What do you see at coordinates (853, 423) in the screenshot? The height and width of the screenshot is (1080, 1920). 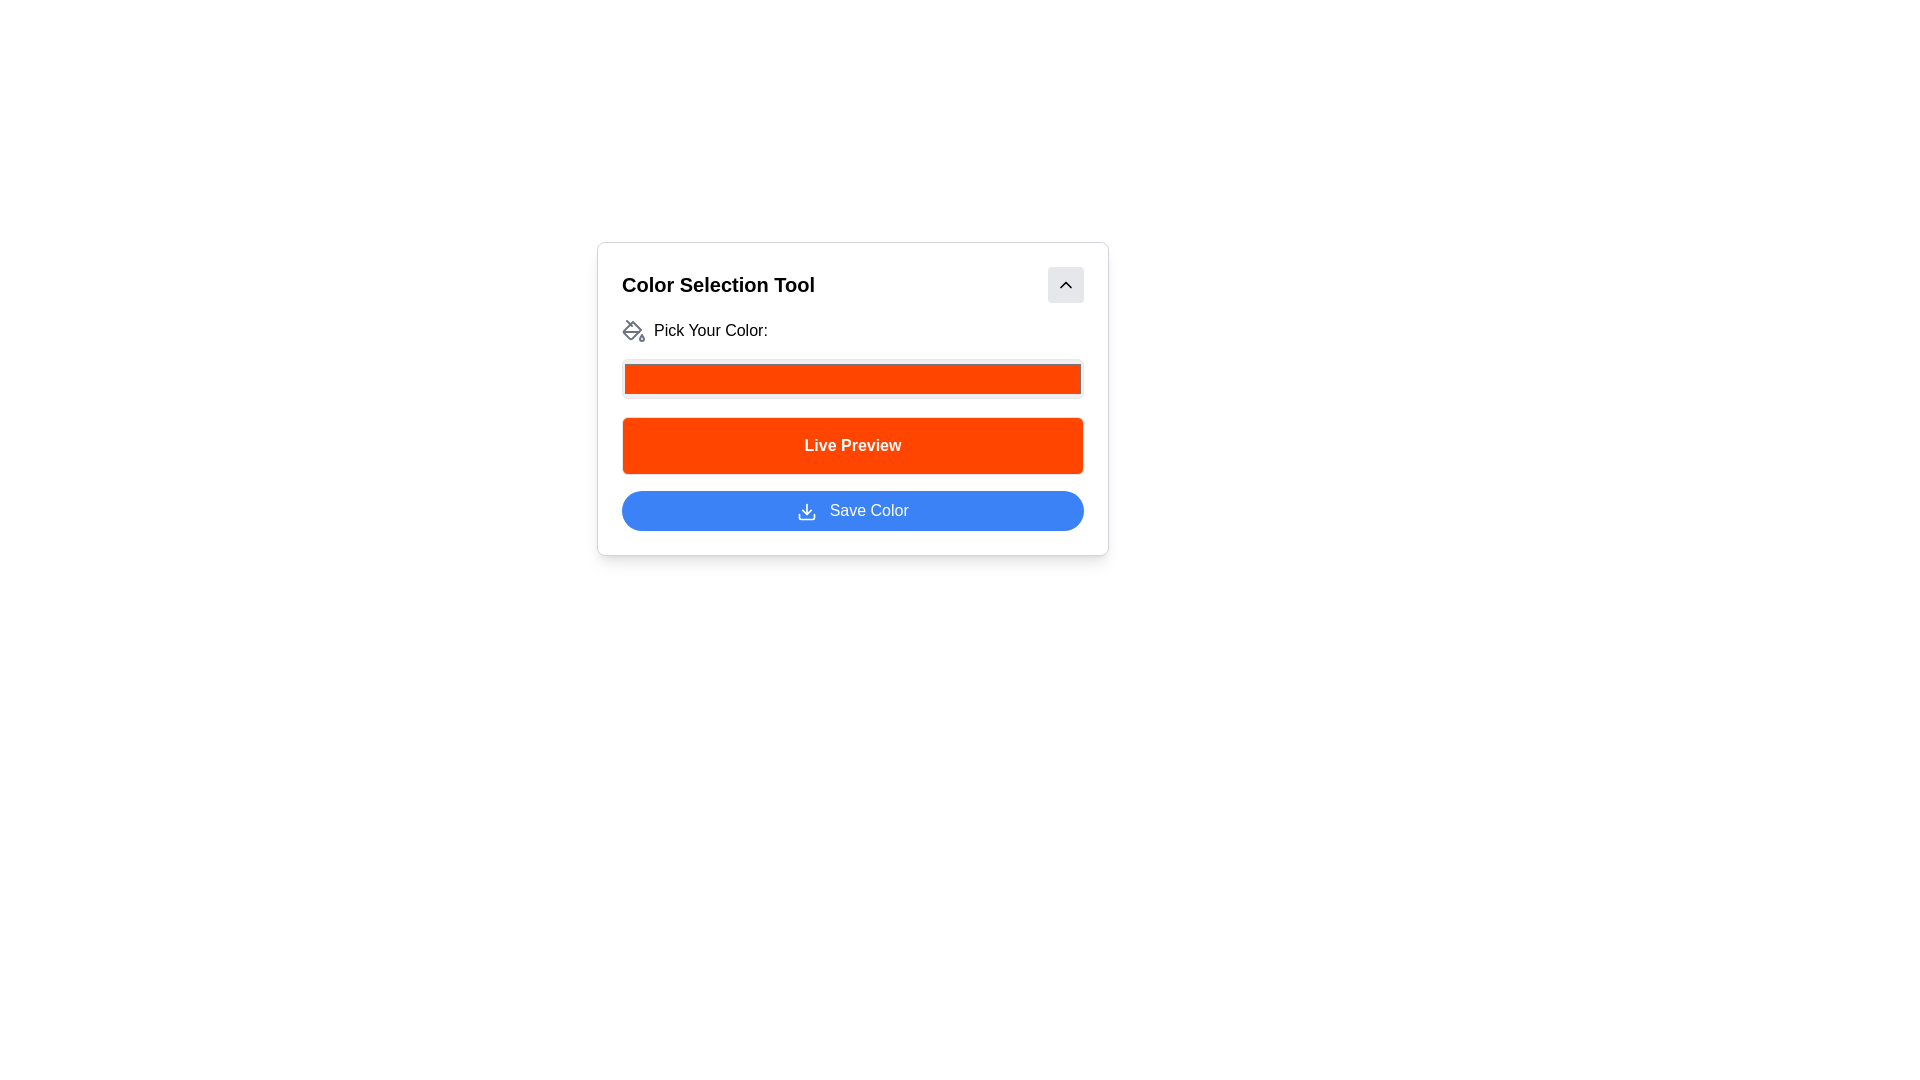 I see `the 'Color Selection Tool' composite UI component that includes a text display, input field, preview display, and a 'Save Color' button` at bounding box center [853, 423].